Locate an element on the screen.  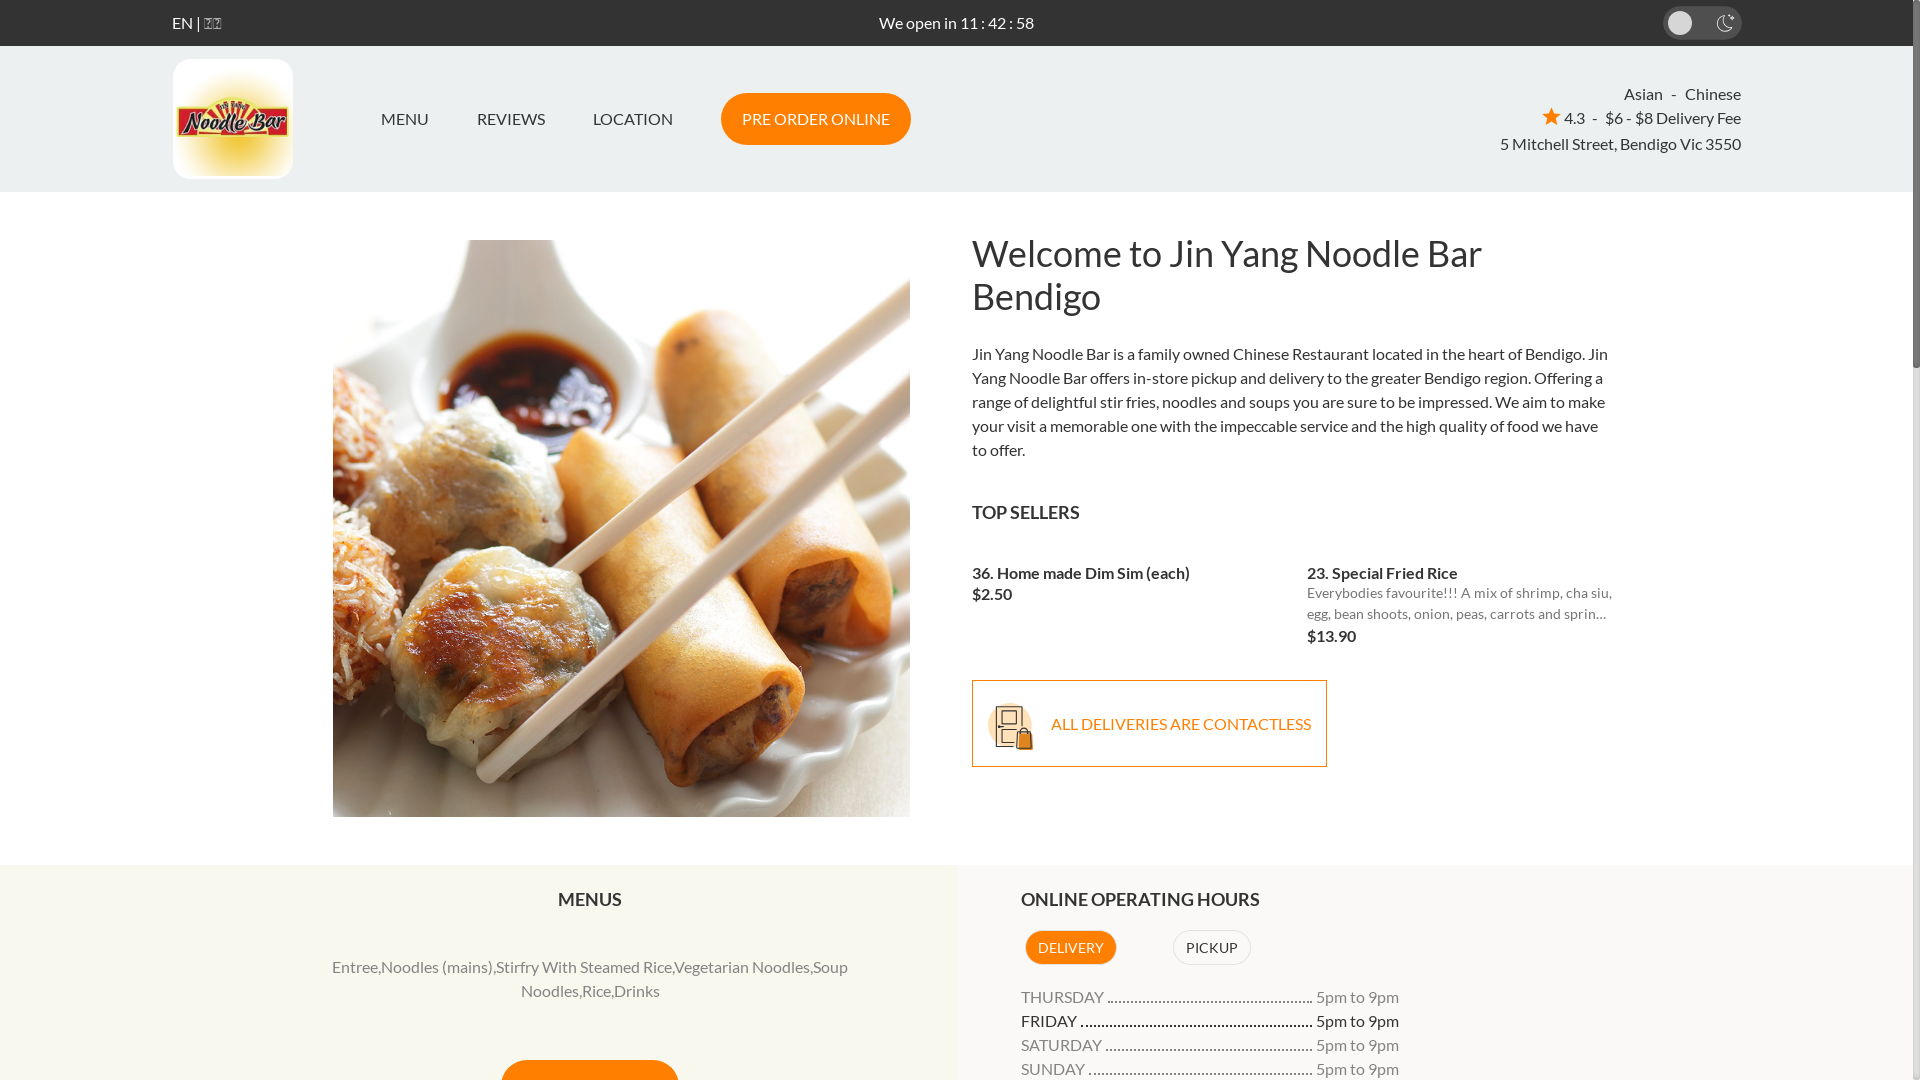
'Entree' is located at coordinates (355, 965).